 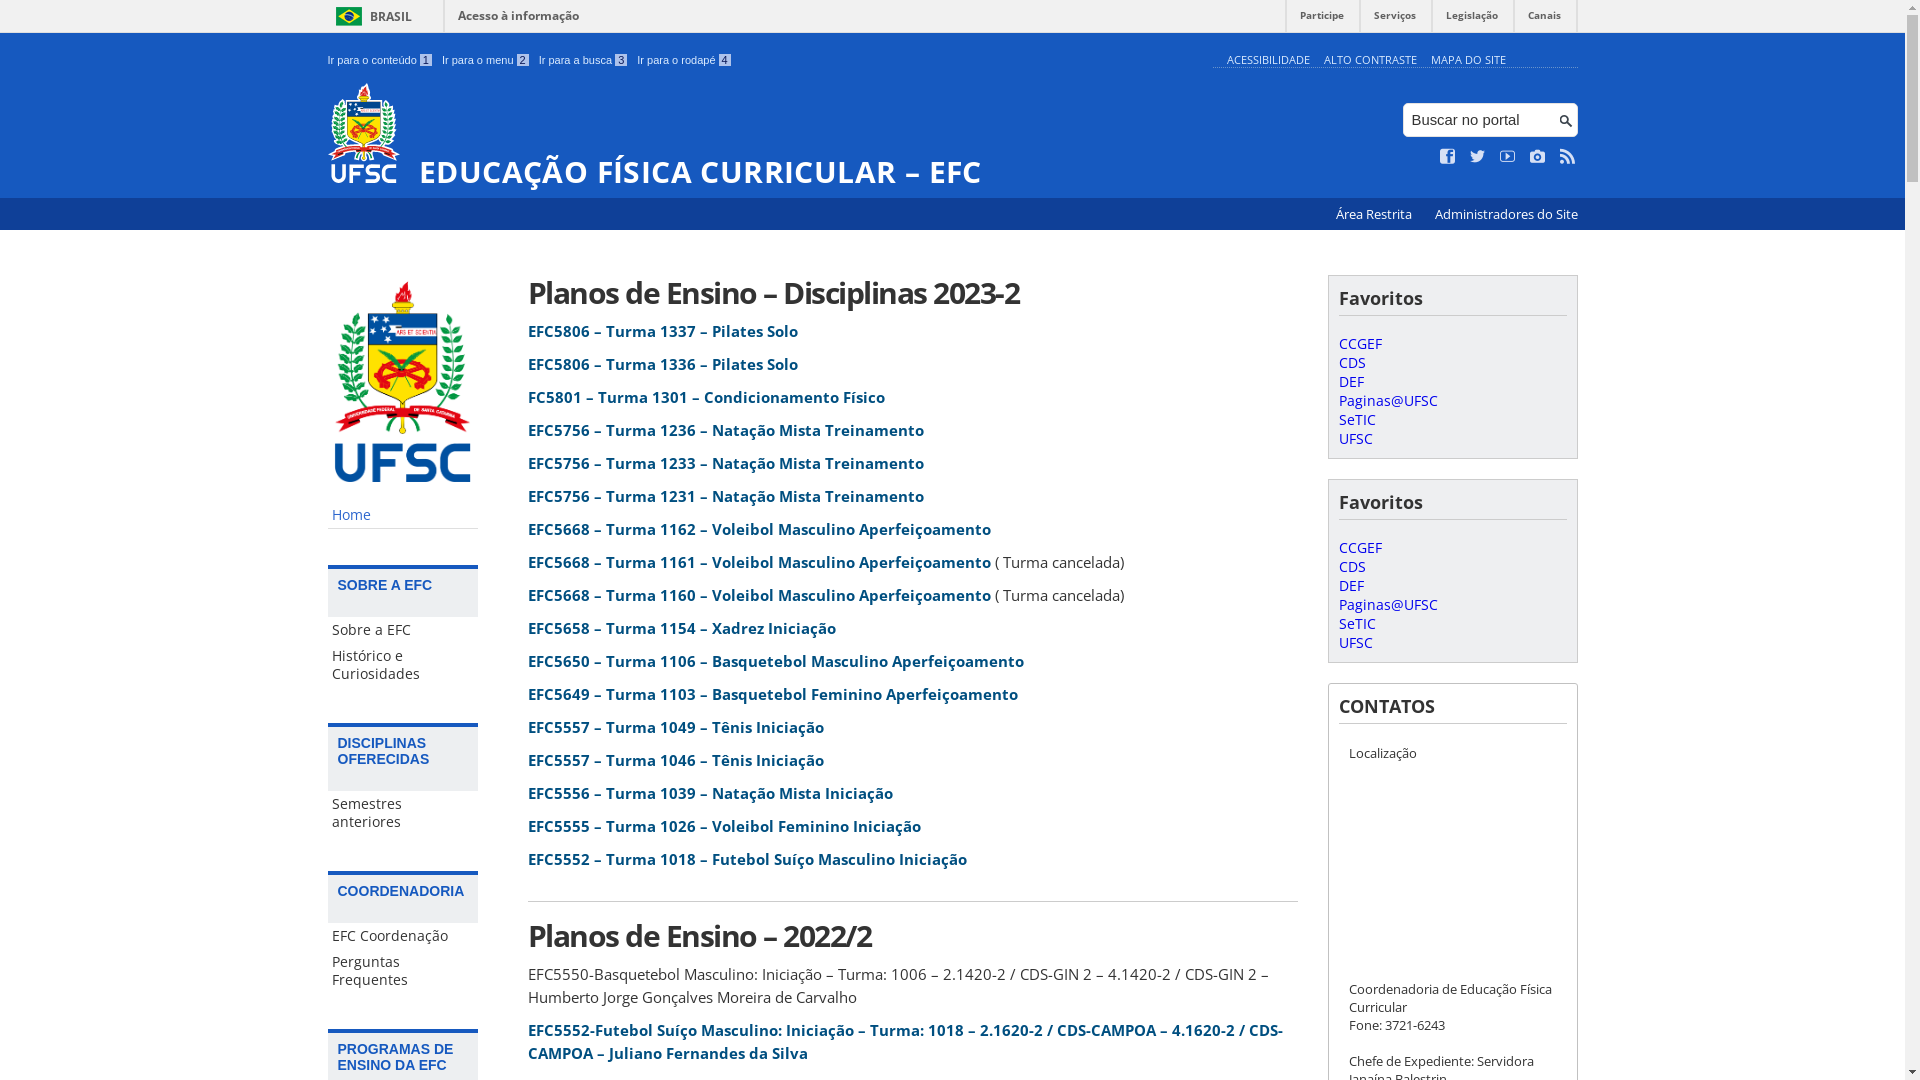 I want to click on 'ACESSIBILIDADE', so click(x=1266, y=58).